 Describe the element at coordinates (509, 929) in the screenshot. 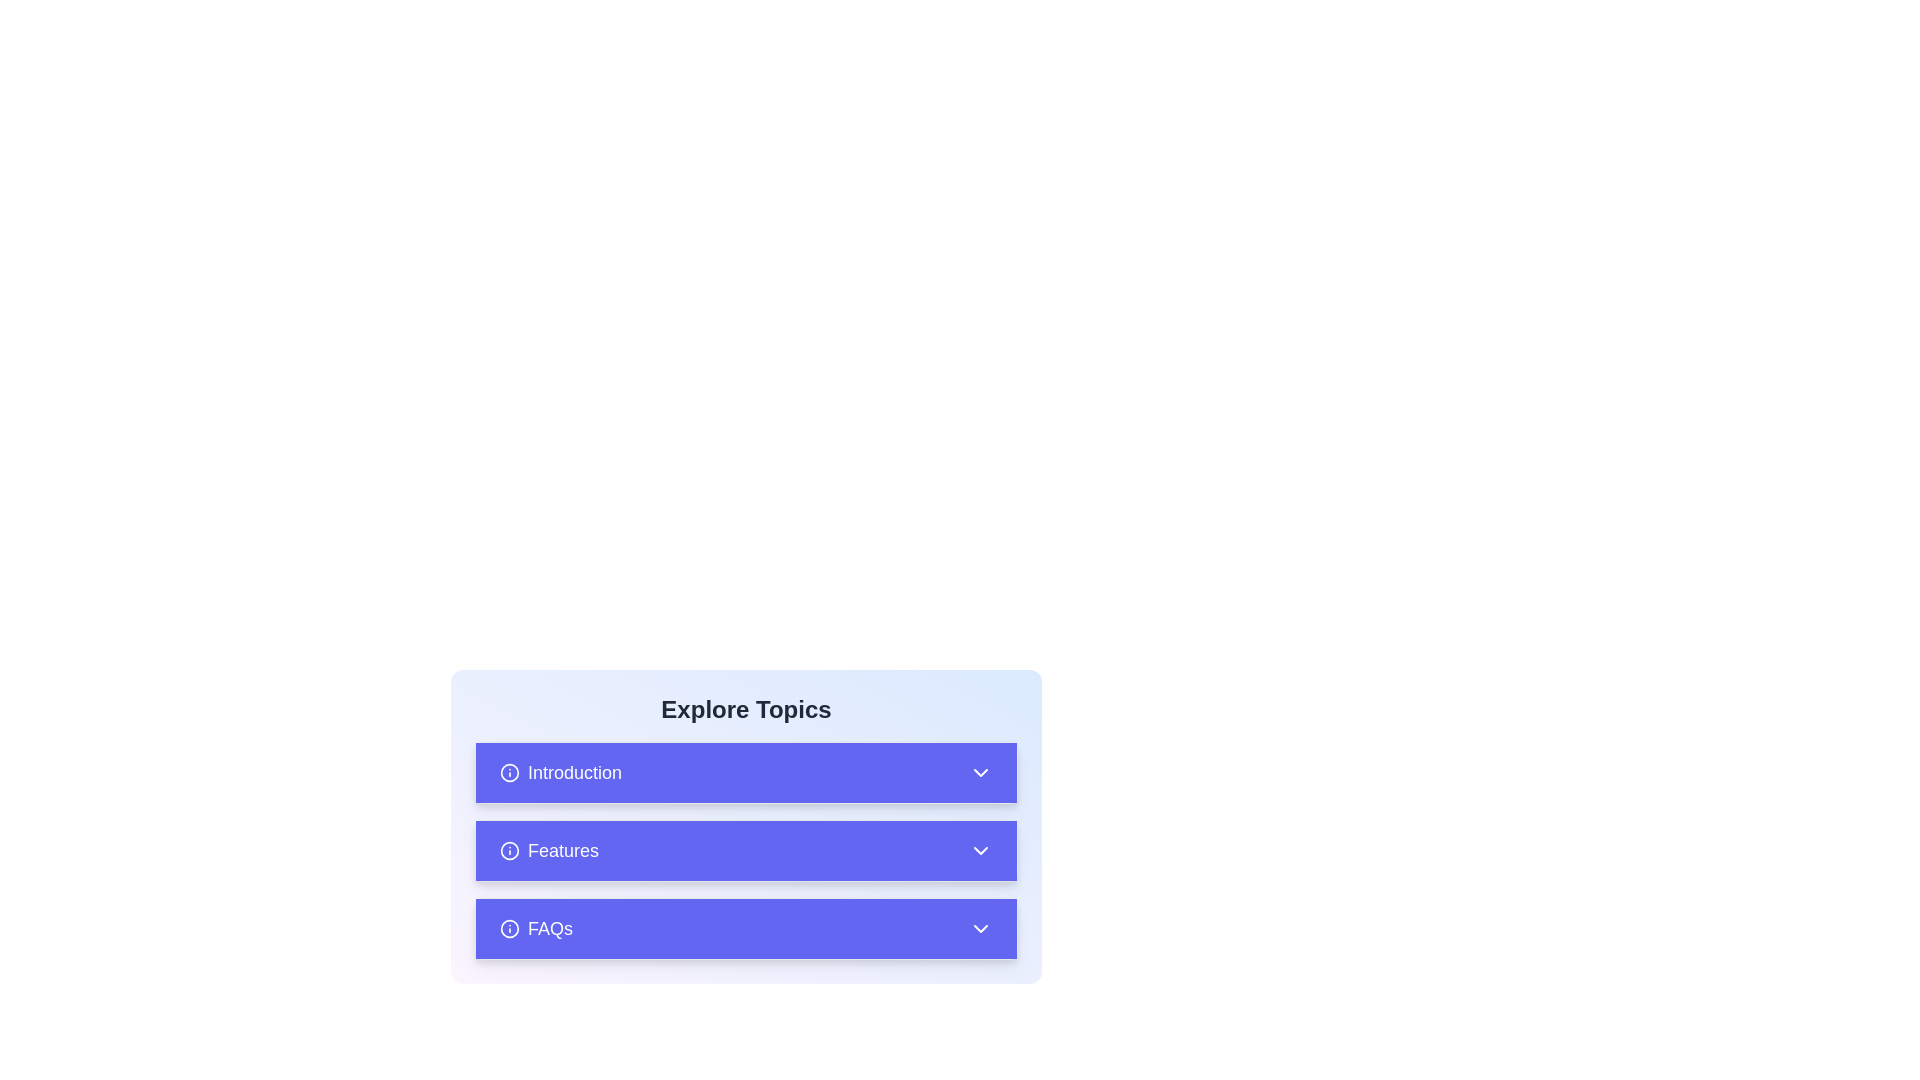

I see `the circular graphical component next to the 'FAQs' button in the 'Explore Topics' section` at that location.